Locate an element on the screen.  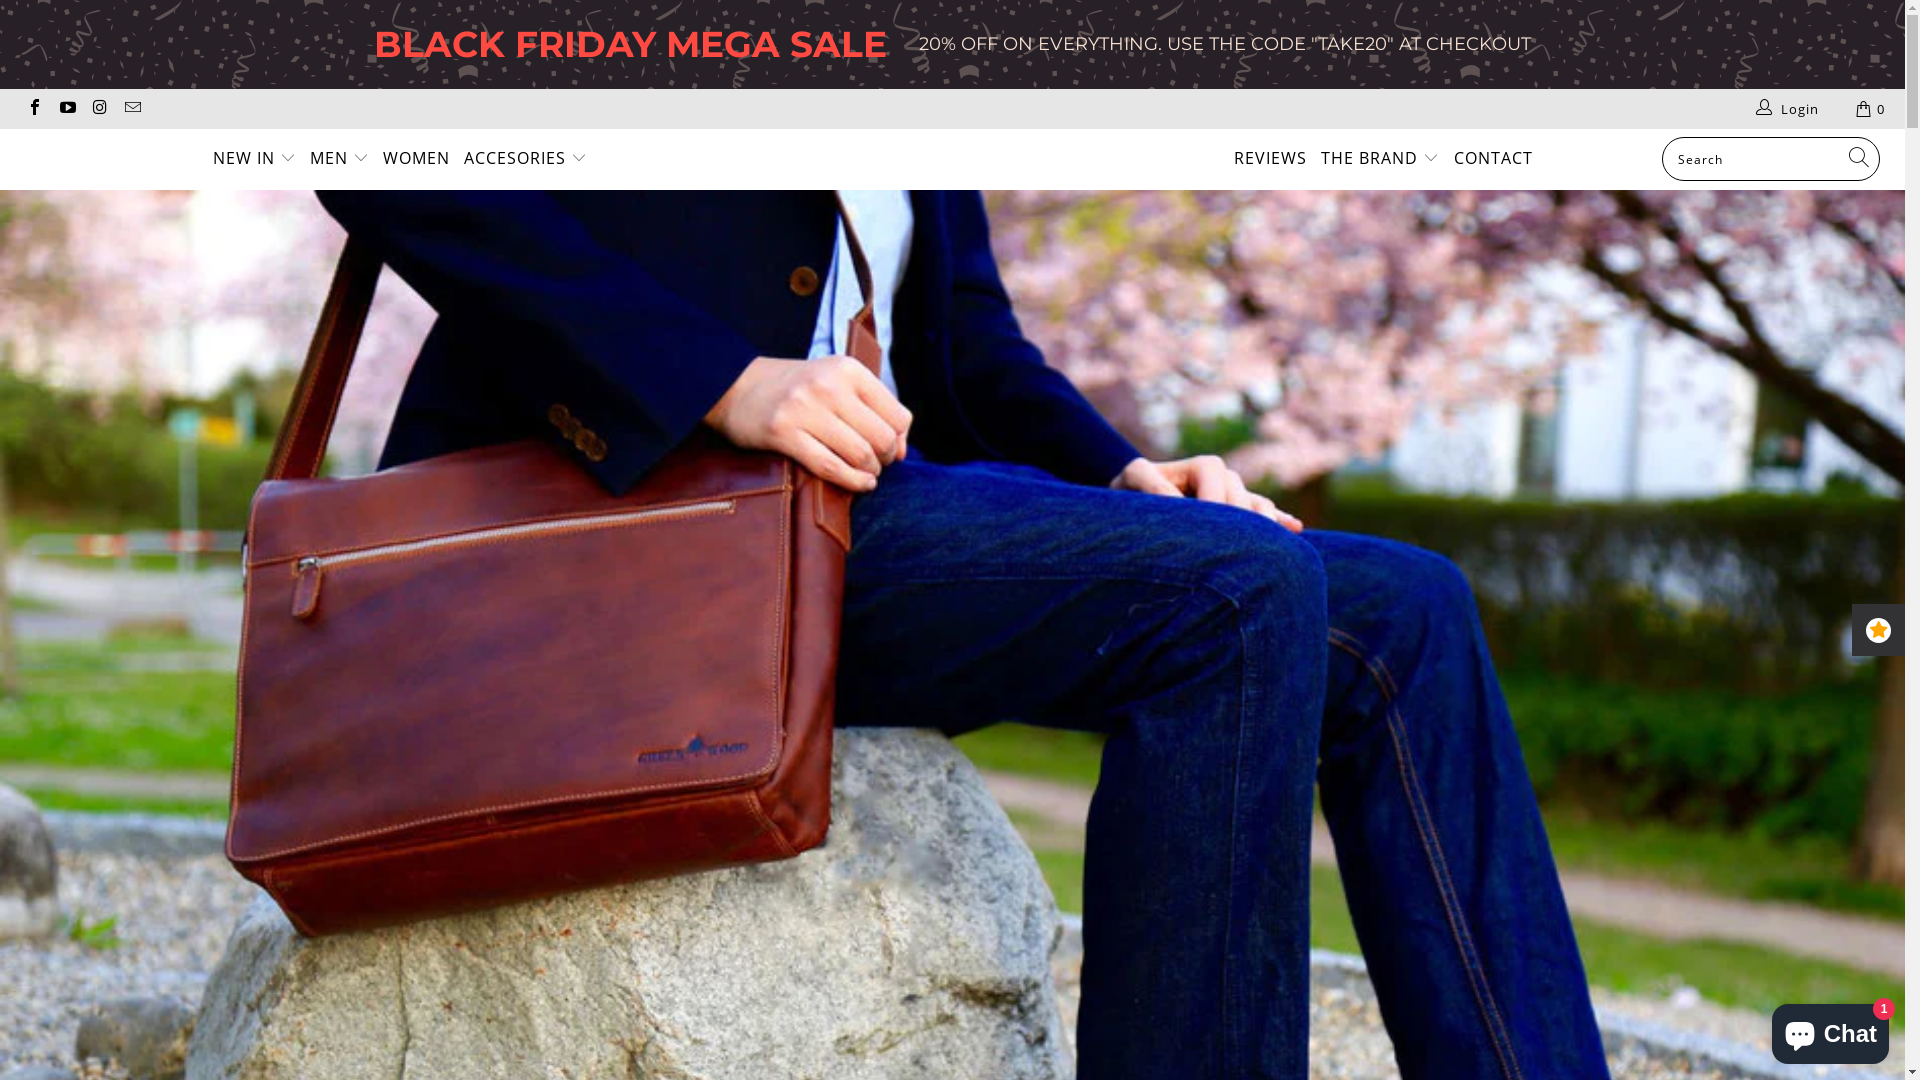
'ACCESORIES' is located at coordinates (525, 157).